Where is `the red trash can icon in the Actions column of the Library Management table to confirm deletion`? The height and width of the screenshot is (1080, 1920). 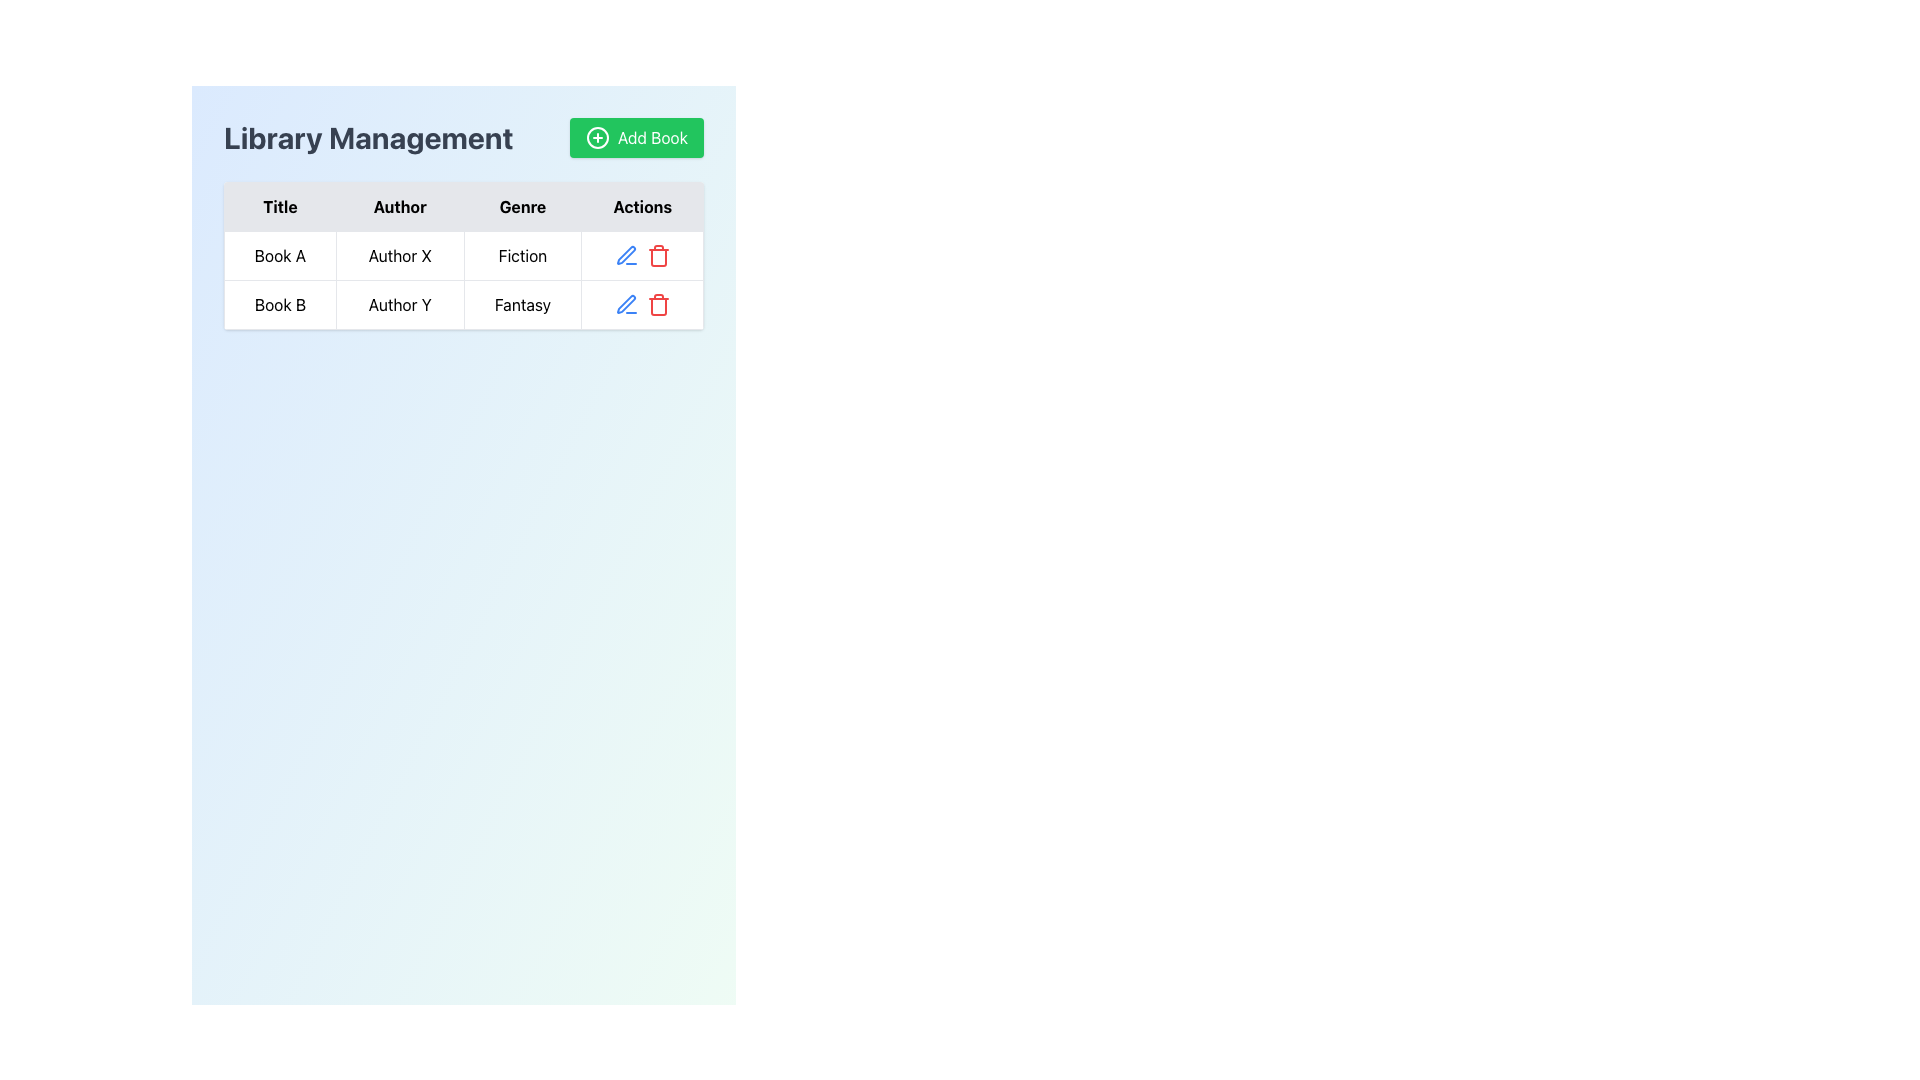
the red trash can icon in the Actions column of the Library Management table to confirm deletion is located at coordinates (642, 254).